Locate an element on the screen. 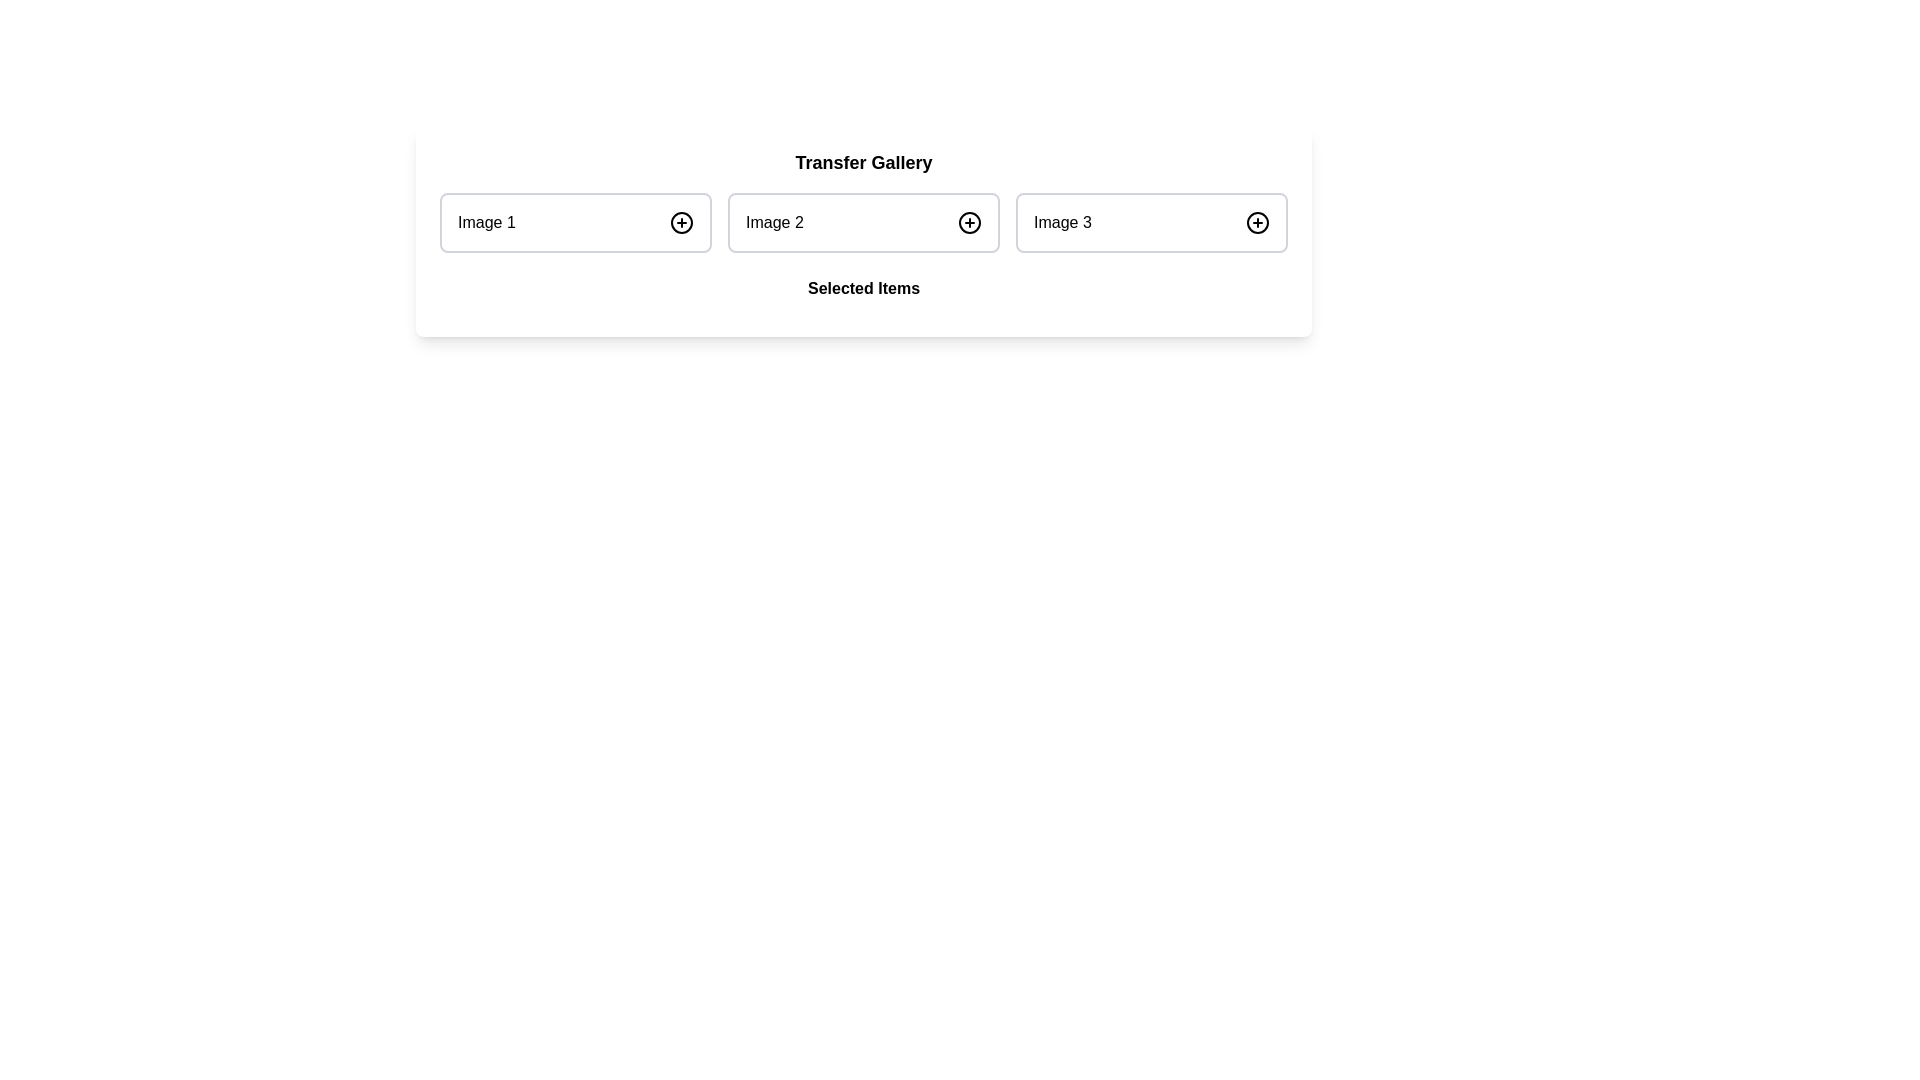 The image size is (1920, 1080). the central circle element within the button-like area of 'Image 1' under 'Transfer Gallery' is located at coordinates (681, 223).